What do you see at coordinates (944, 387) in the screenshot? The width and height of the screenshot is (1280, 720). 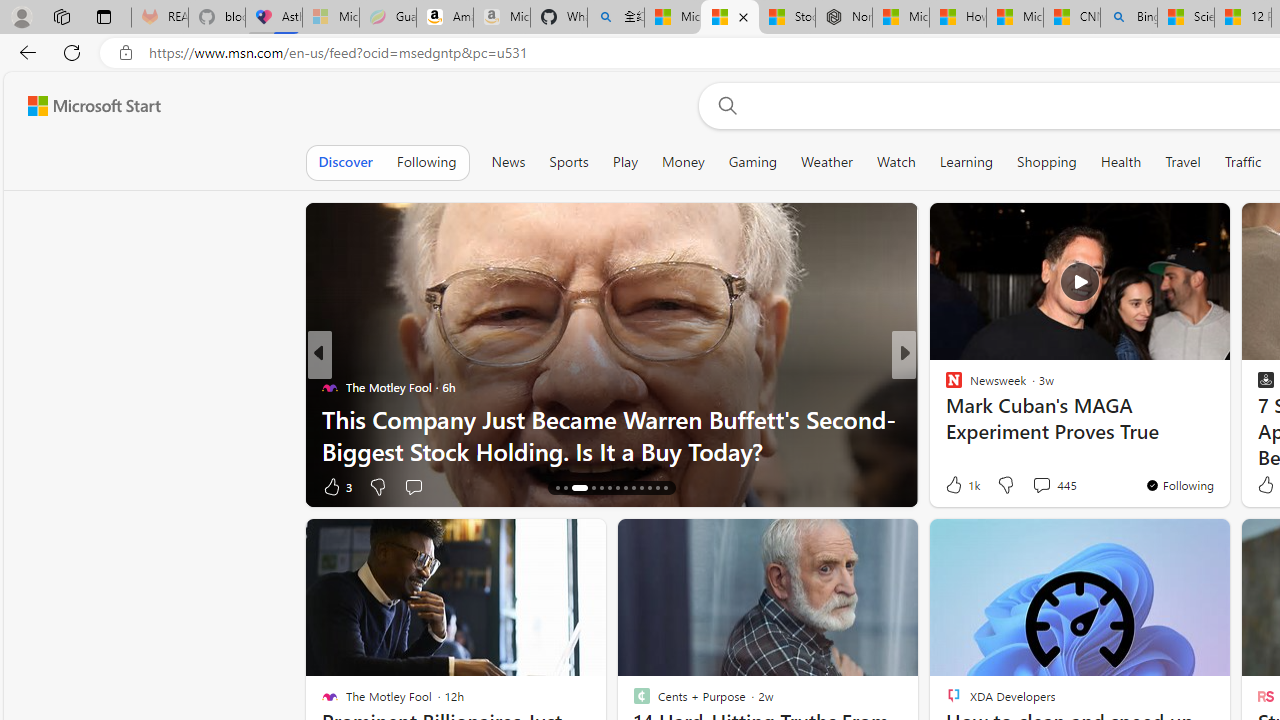 I see `'Constative'` at bounding box center [944, 387].